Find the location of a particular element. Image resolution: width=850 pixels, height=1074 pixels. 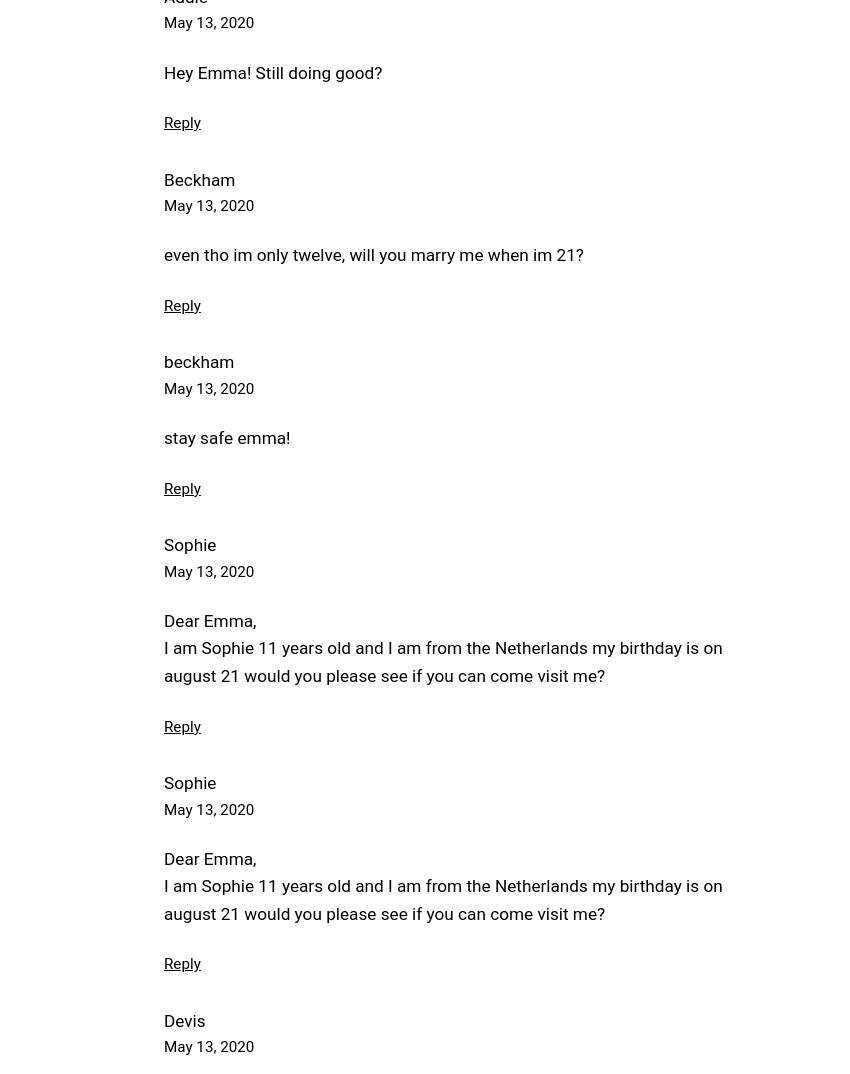

'Beckham' is located at coordinates (198, 179).